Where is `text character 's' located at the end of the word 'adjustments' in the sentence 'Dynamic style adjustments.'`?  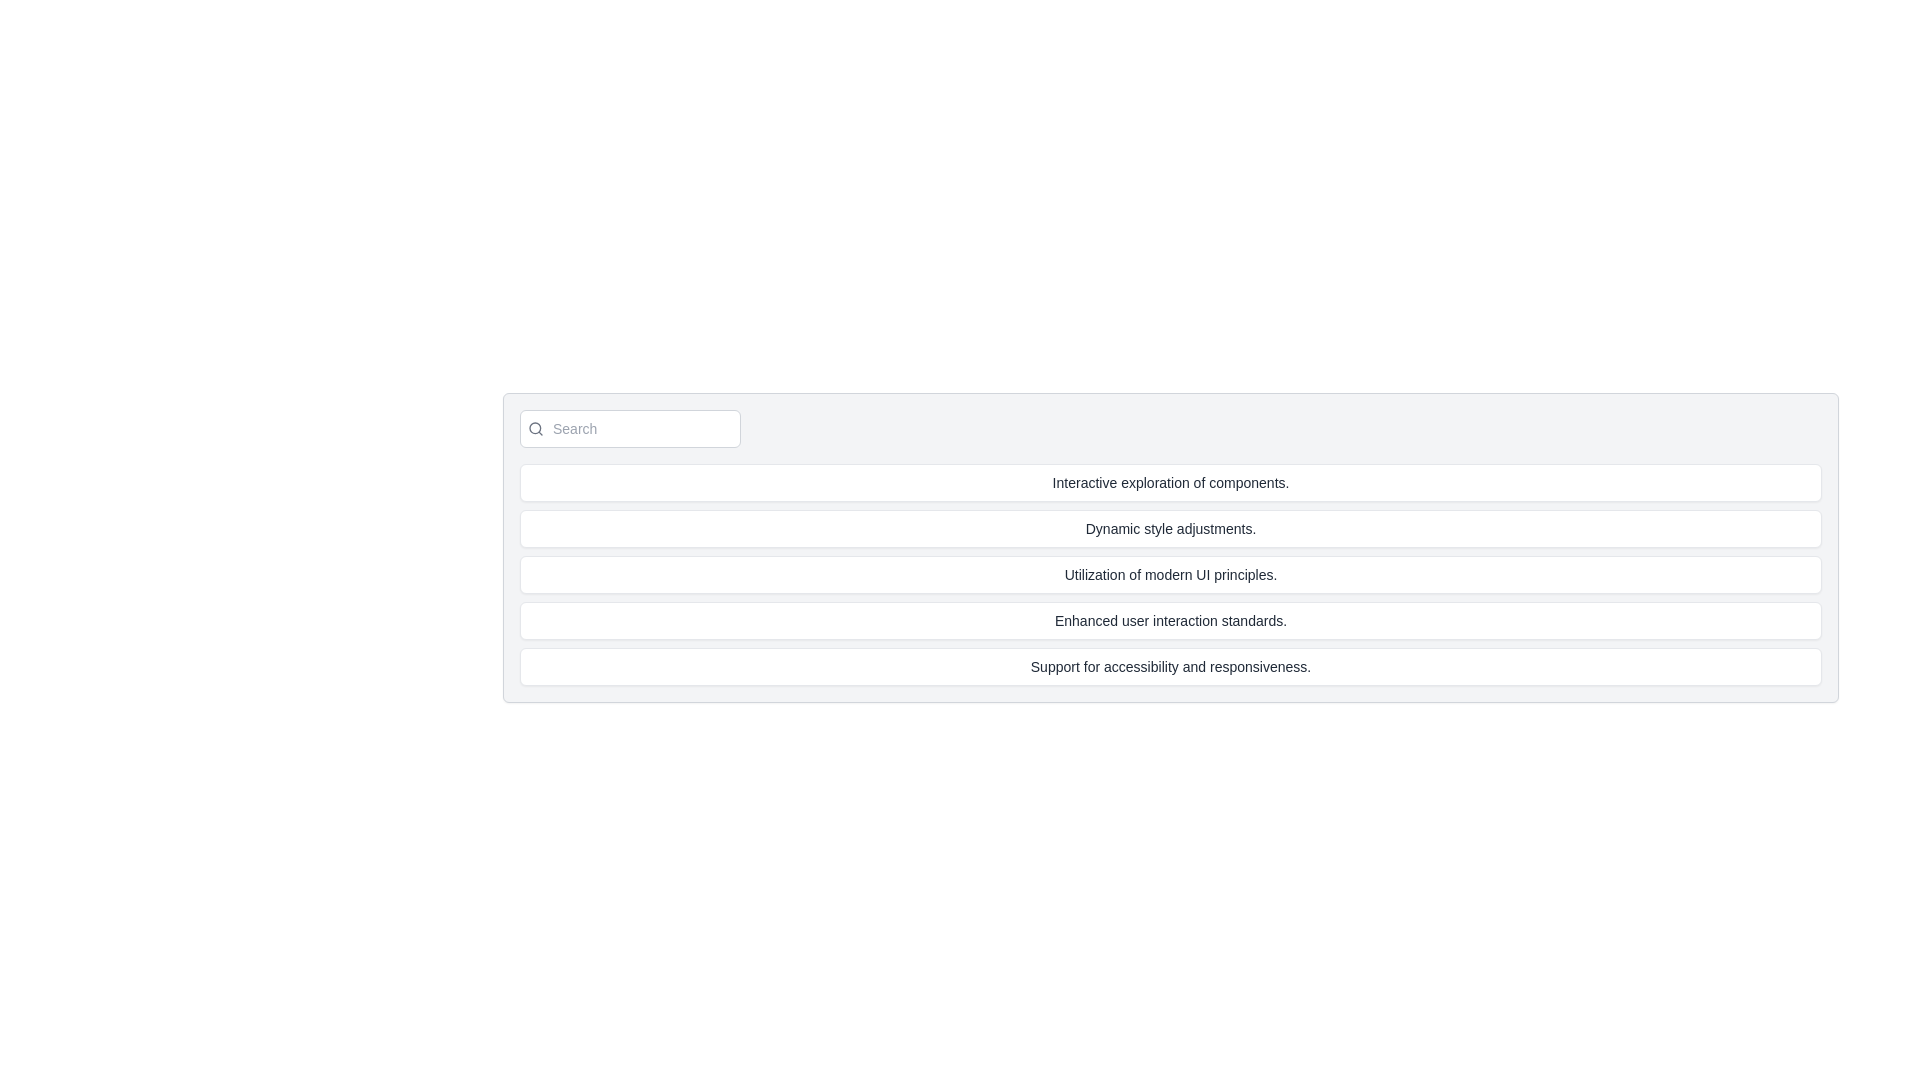
text character 's' located at the end of the word 'adjustments' in the sentence 'Dynamic style adjustments.' is located at coordinates (1147, 527).